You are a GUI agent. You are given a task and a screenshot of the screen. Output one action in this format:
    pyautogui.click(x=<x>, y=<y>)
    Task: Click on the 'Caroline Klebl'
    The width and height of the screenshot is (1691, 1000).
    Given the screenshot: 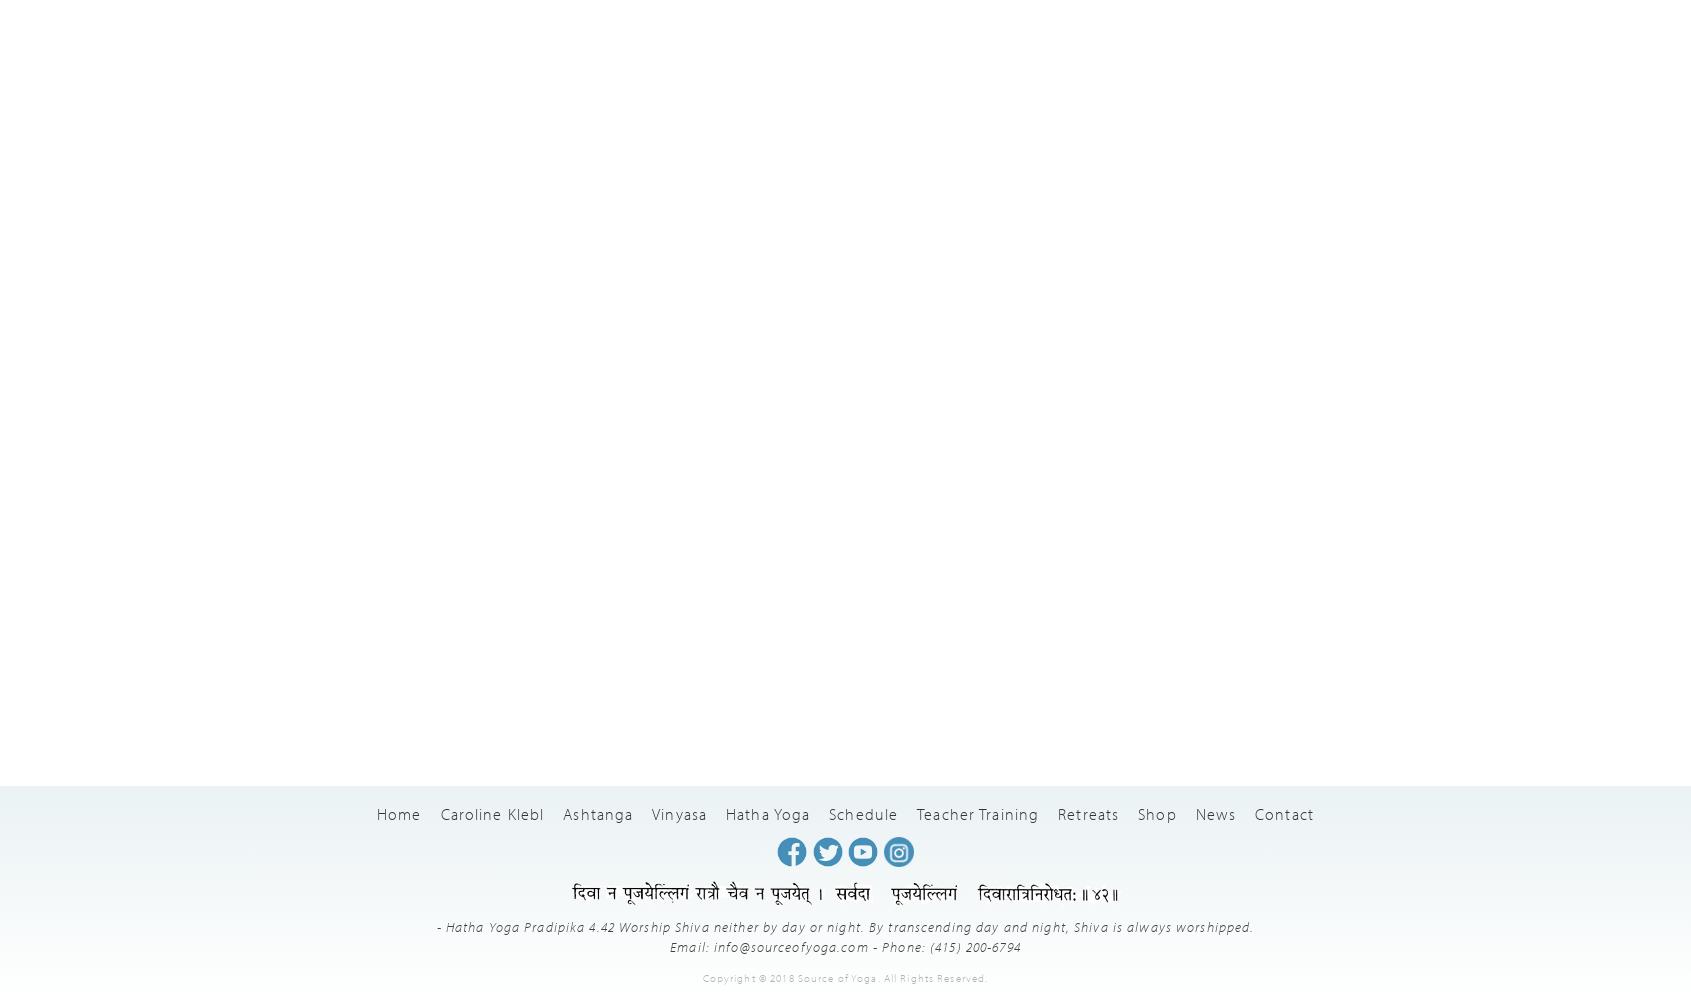 What is the action you would take?
    pyautogui.click(x=491, y=812)
    